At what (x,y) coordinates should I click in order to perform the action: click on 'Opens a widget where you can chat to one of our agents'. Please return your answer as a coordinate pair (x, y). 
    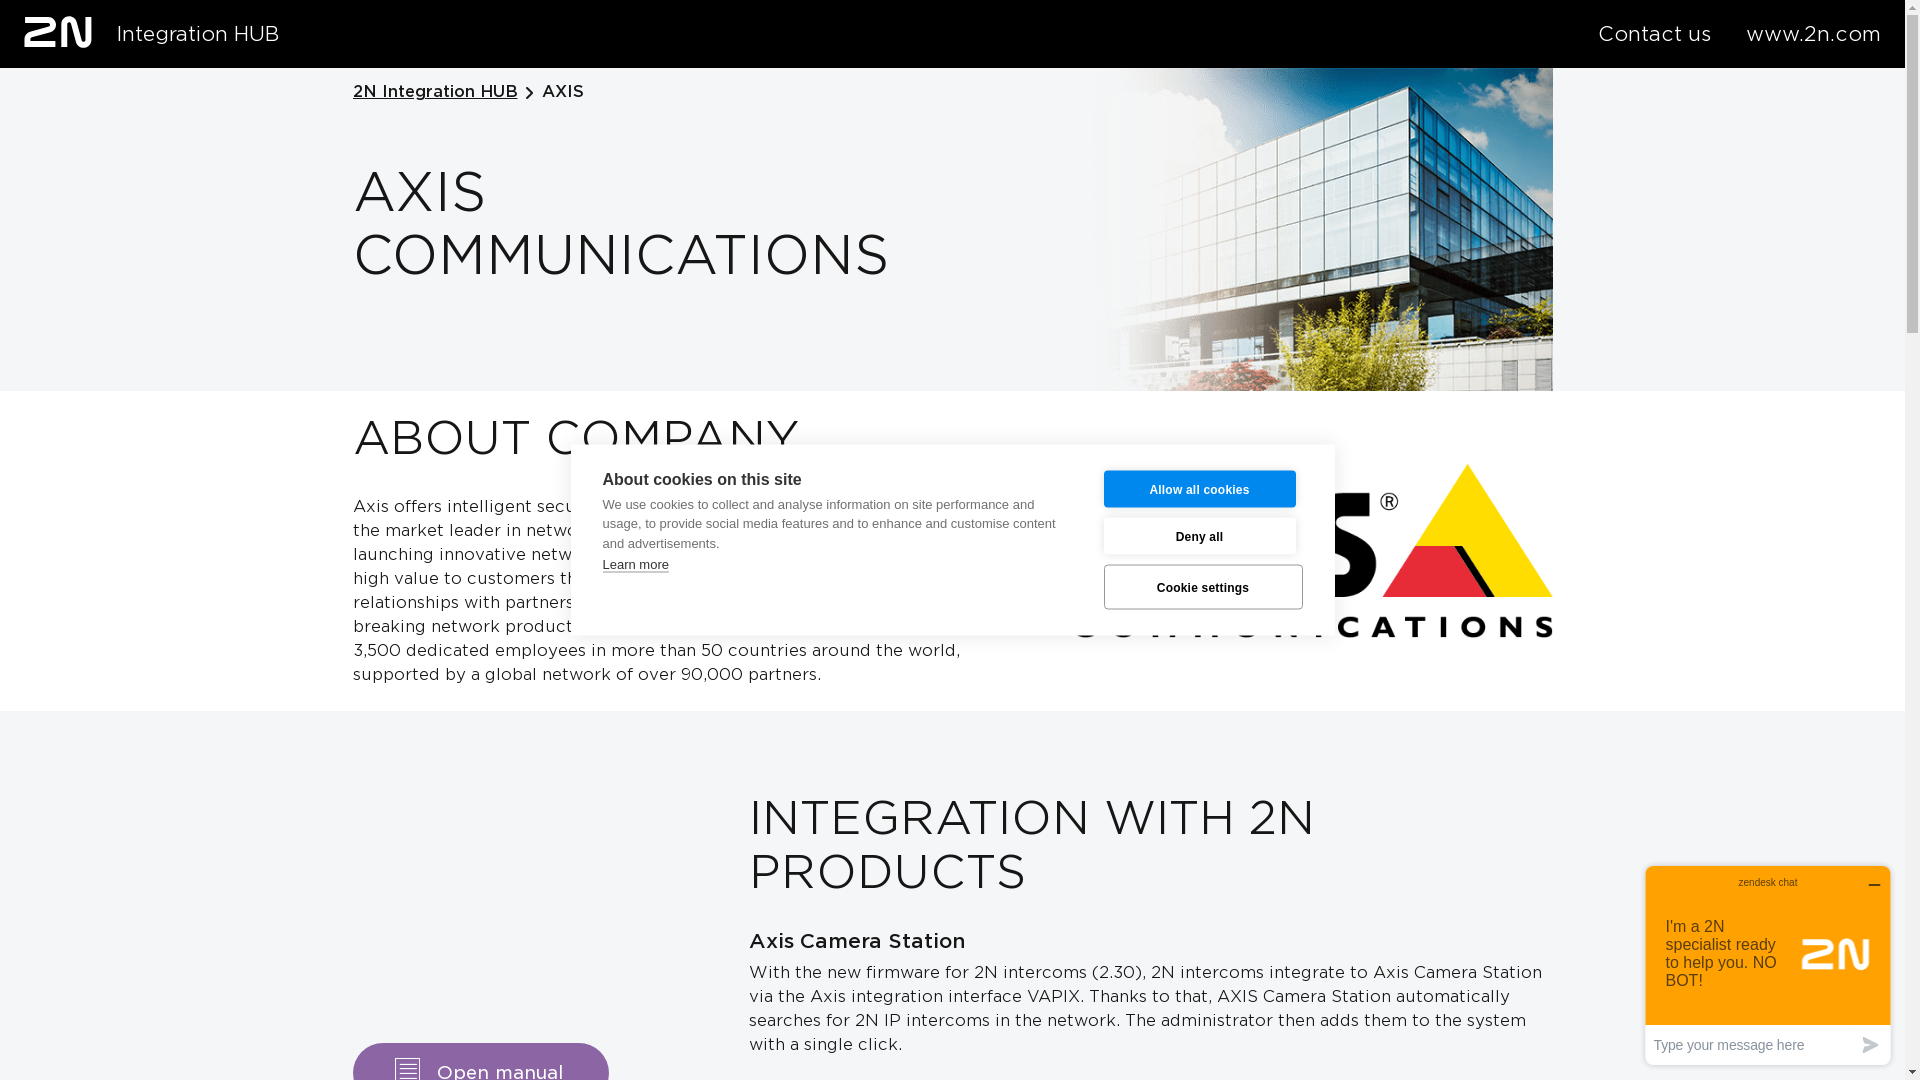
    Looking at the image, I should click on (1767, 964).